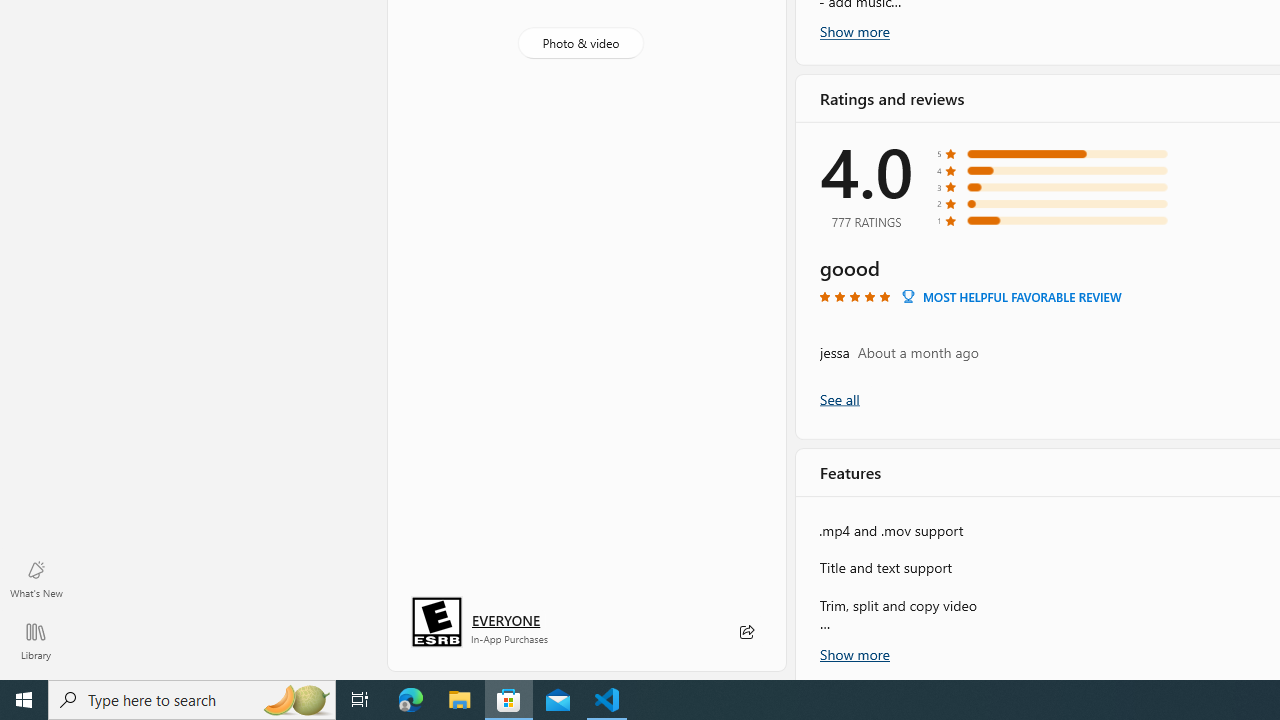 Image resolution: width=1280 pixels, height=720 pixels. Describe the element at coordinates (839, 398) in the screenshot. I see `'Show all ratings and reviews'` at that location.